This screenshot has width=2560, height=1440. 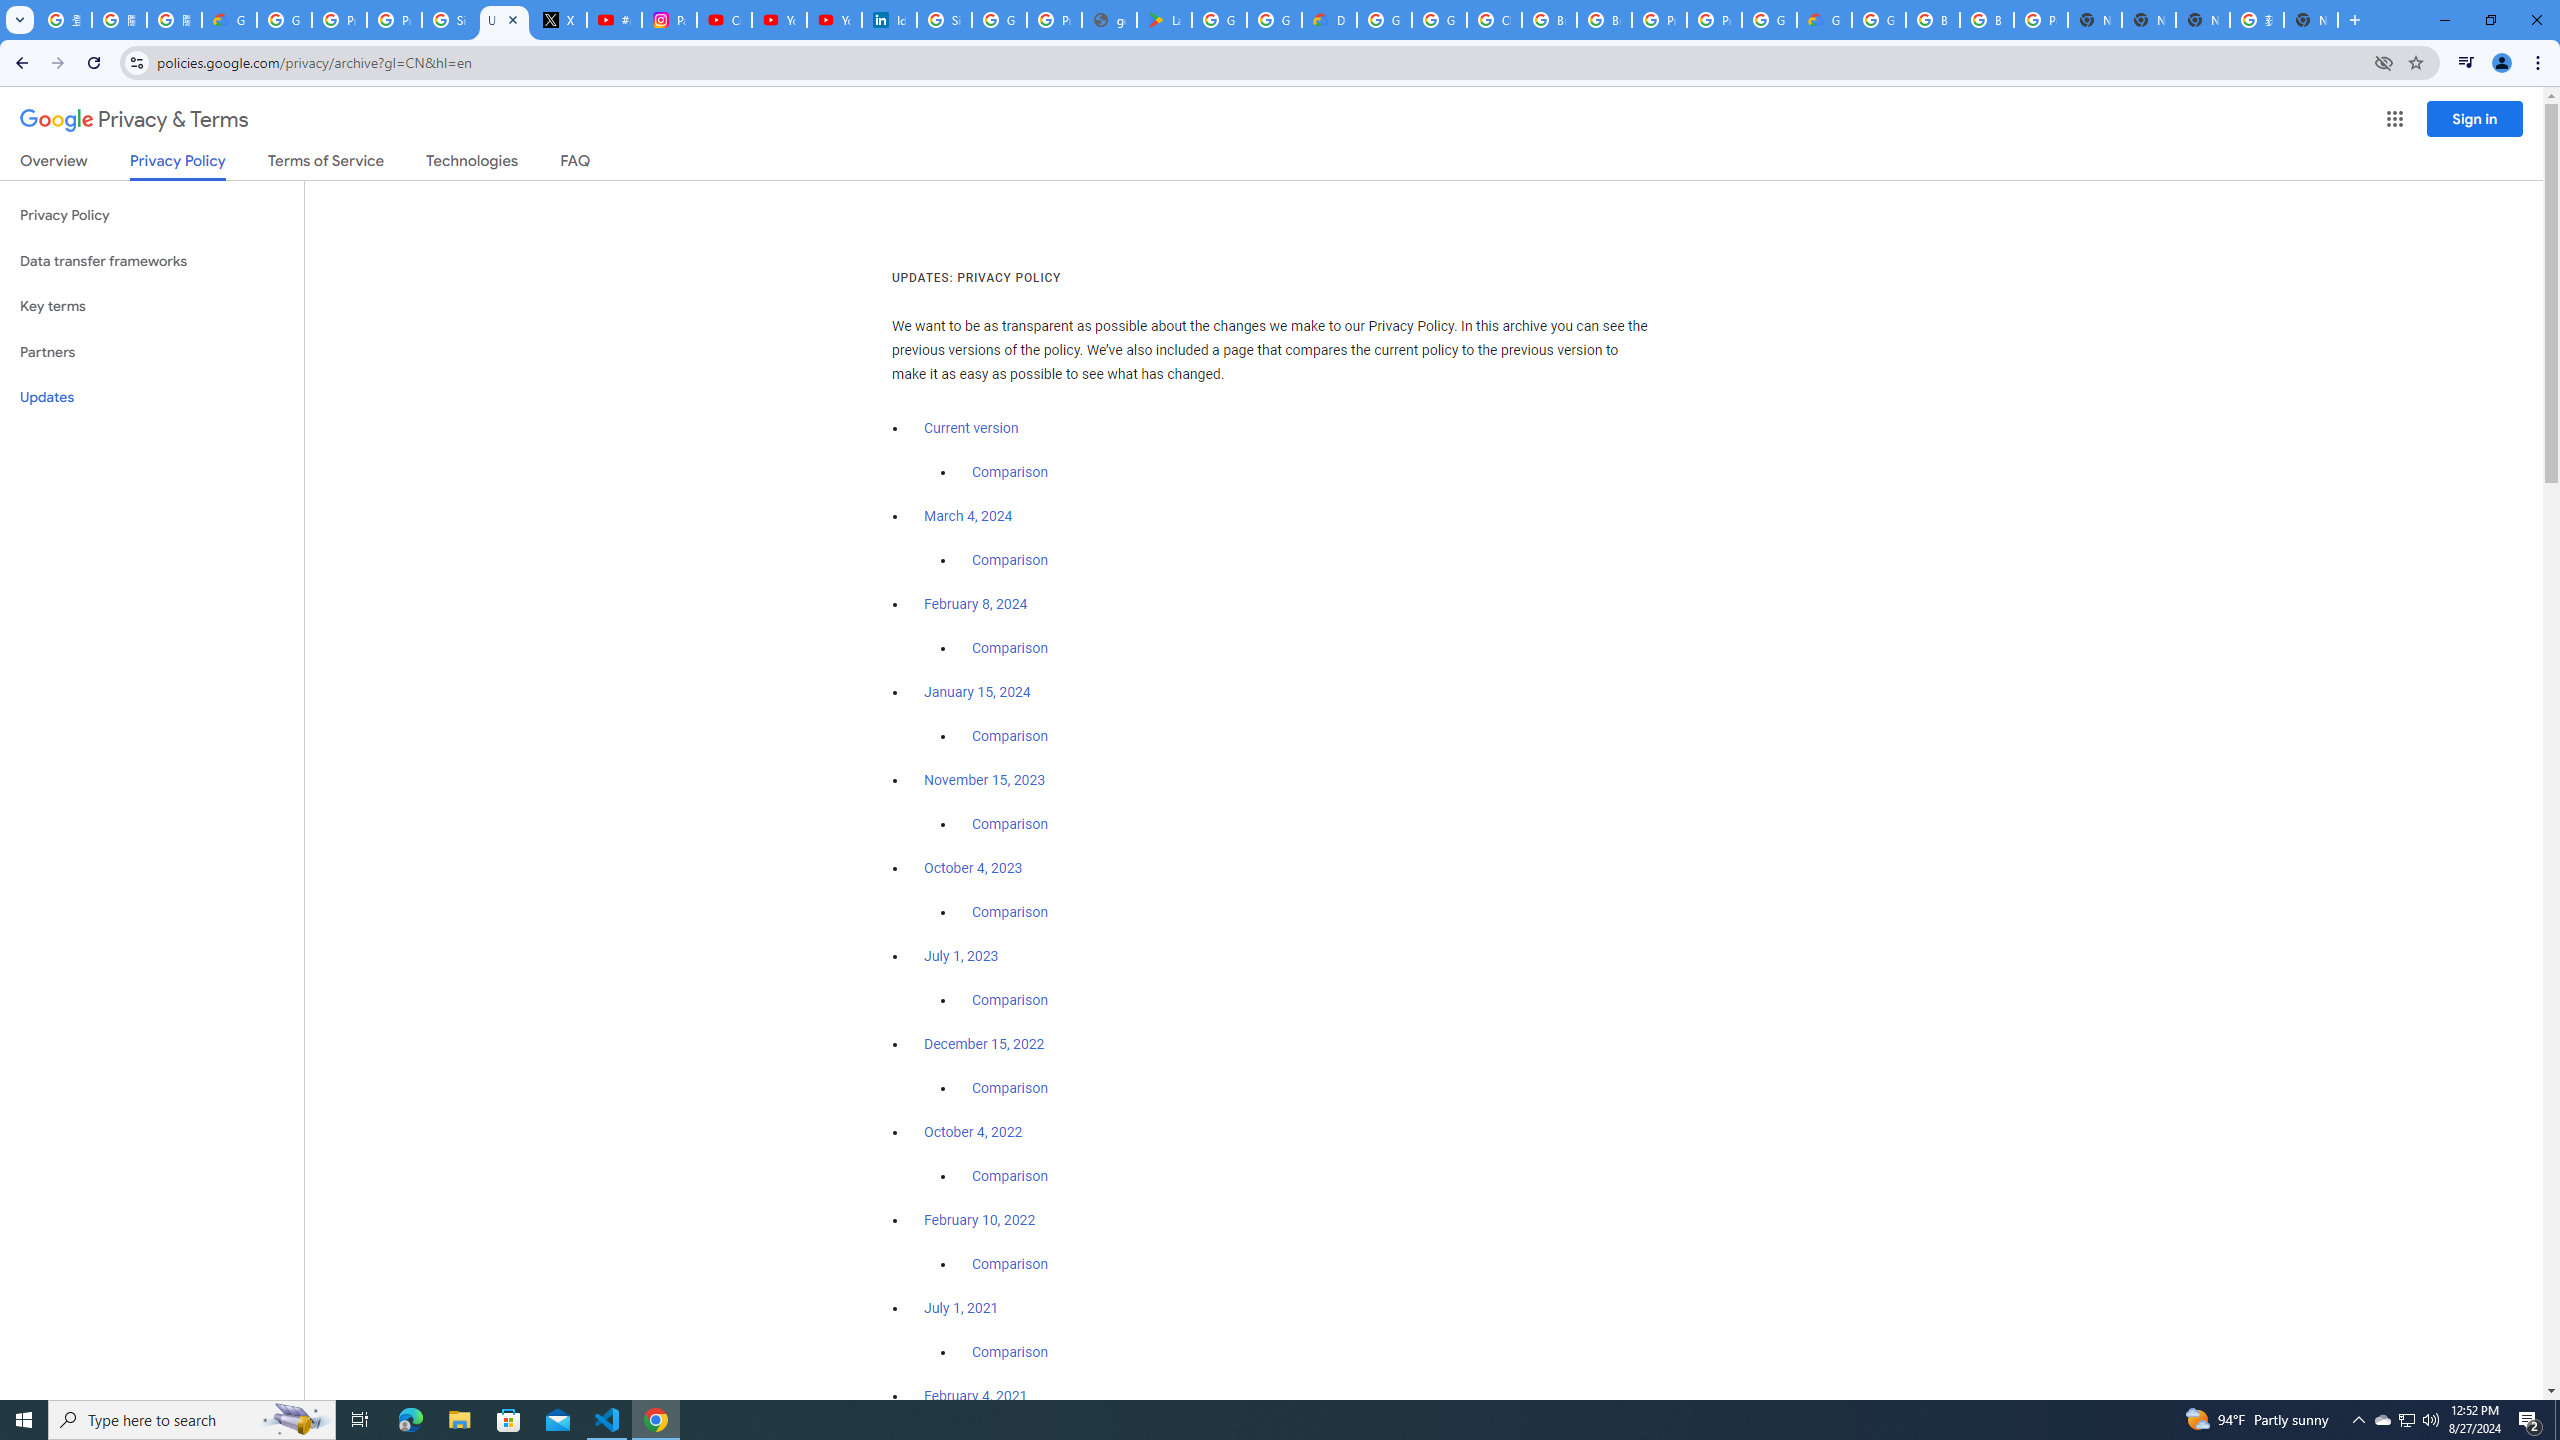 I want to click on 'Browse Chrome as a guest - Computer - Google Chrome Help', so click(x=1932, y=19).